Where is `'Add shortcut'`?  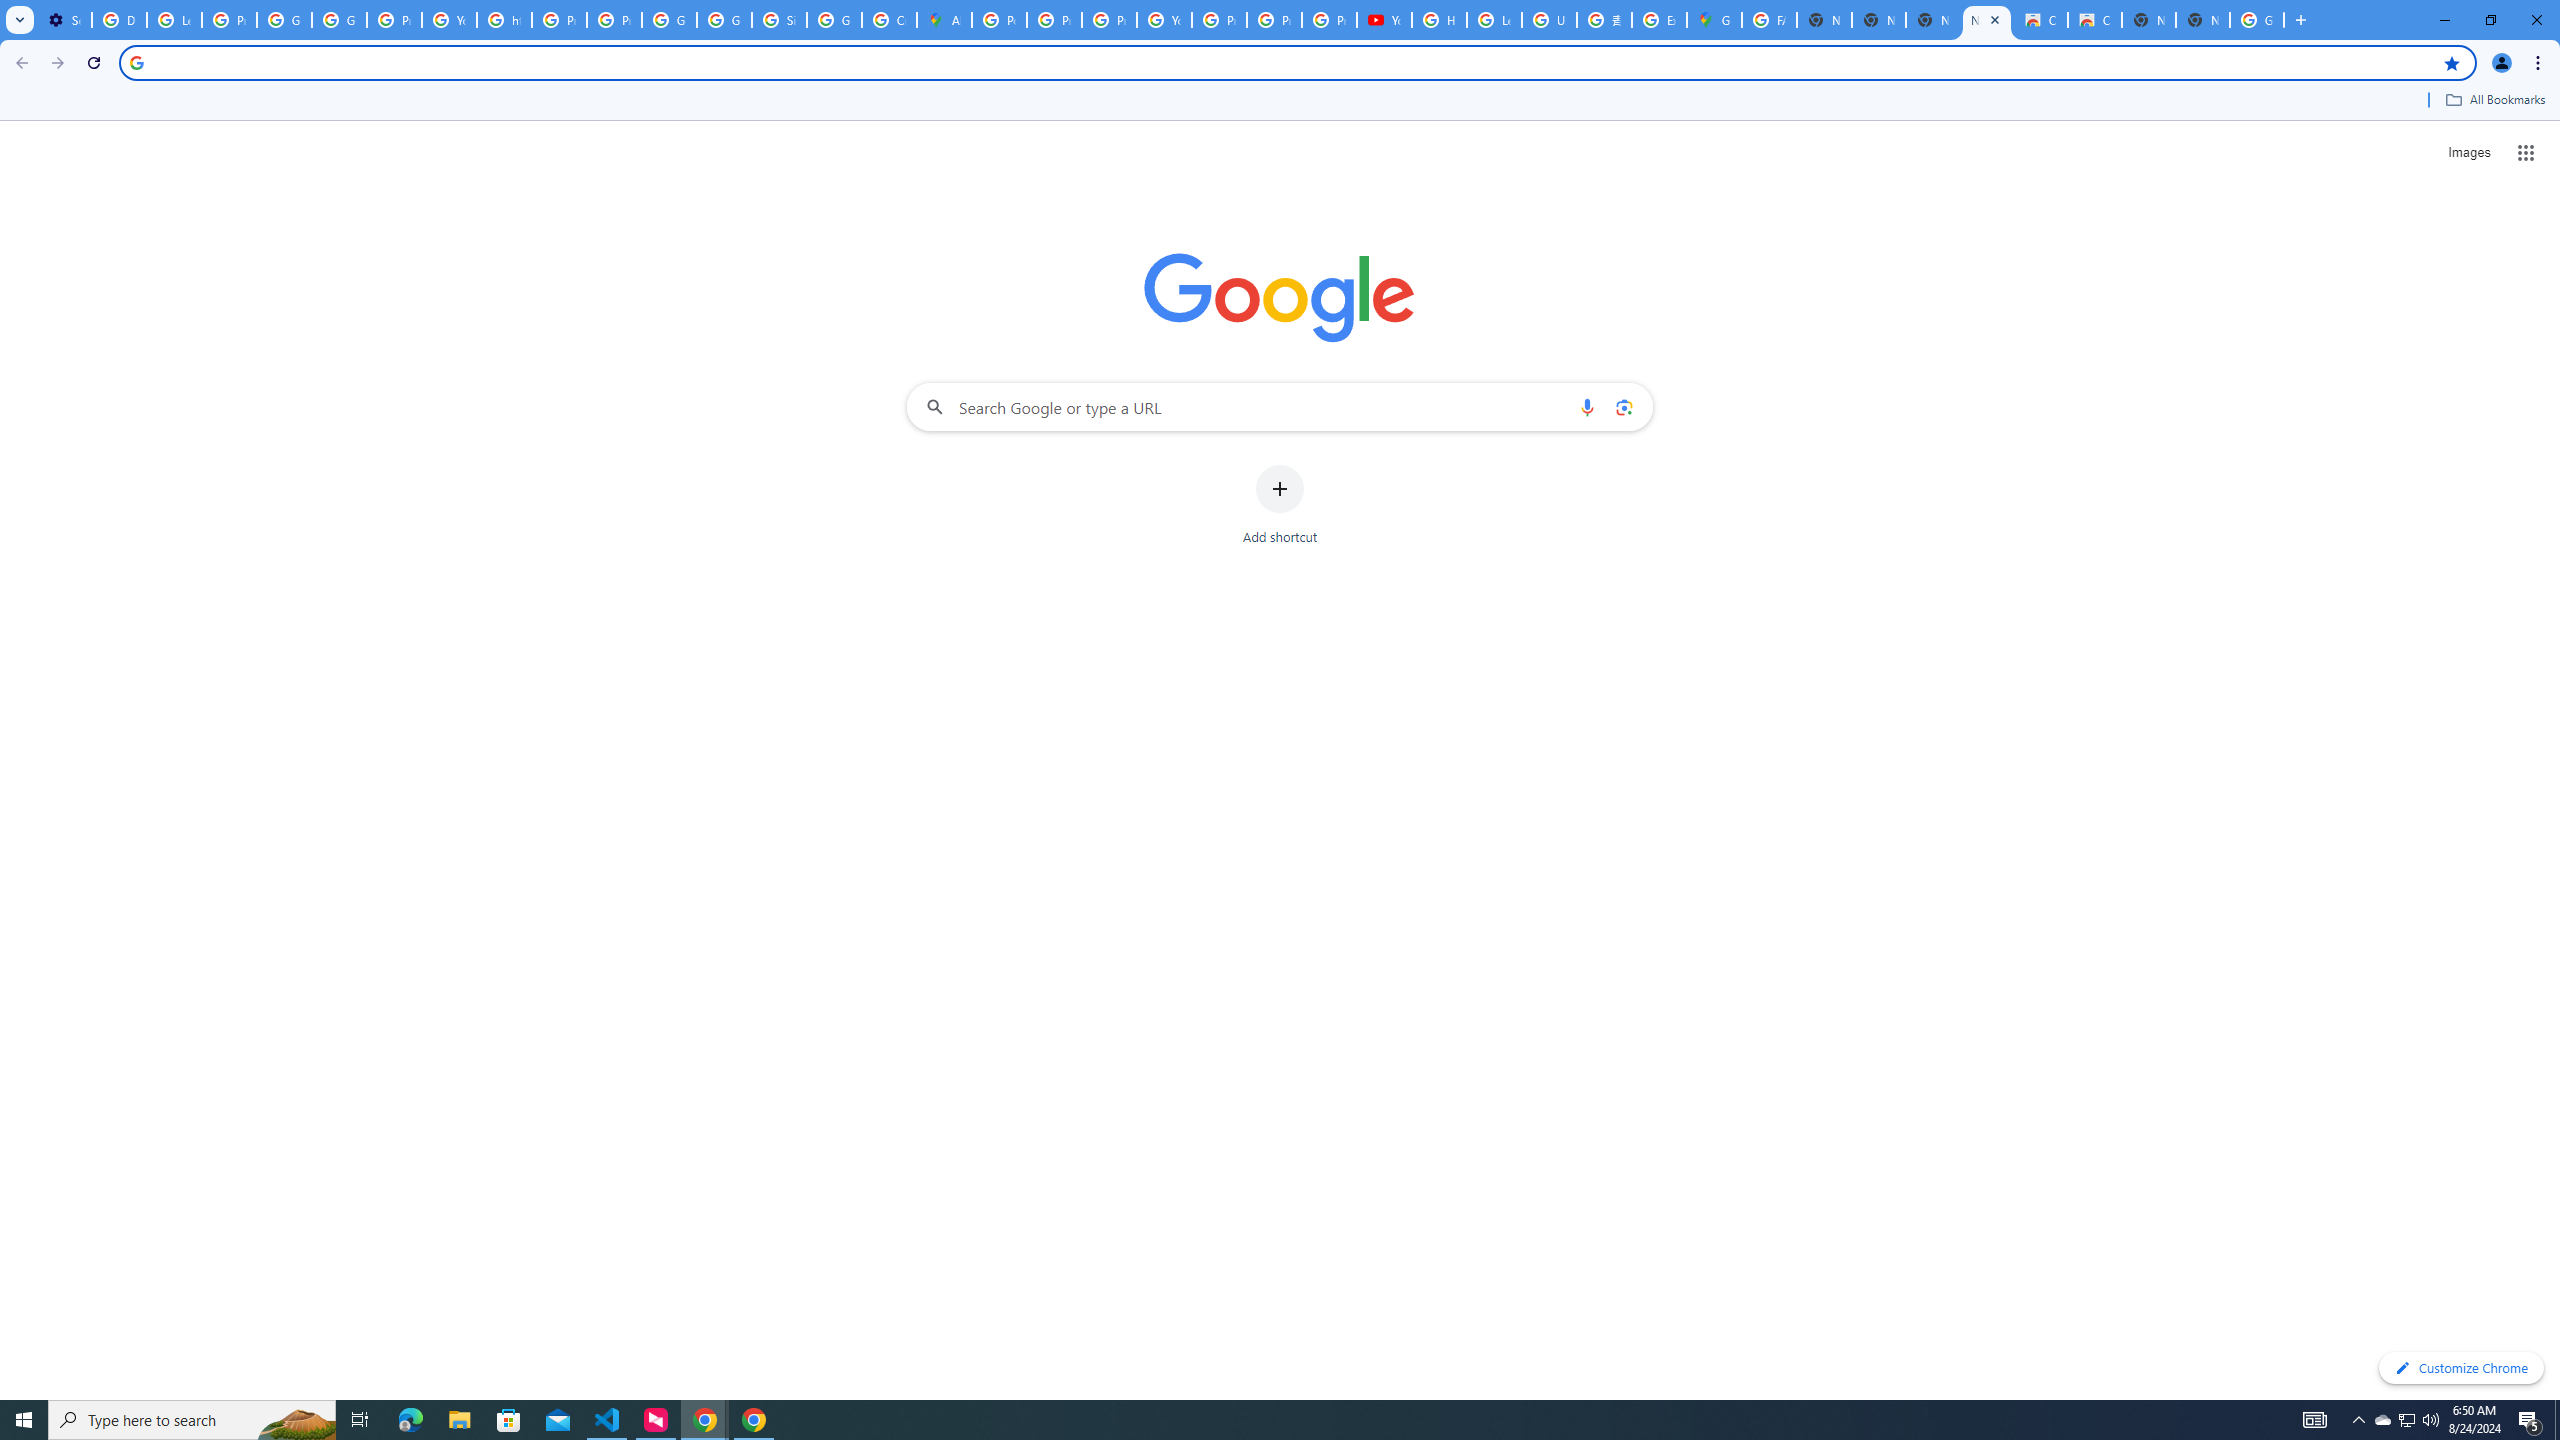 'Add shortcut' is located at coordinates (1280, 505).